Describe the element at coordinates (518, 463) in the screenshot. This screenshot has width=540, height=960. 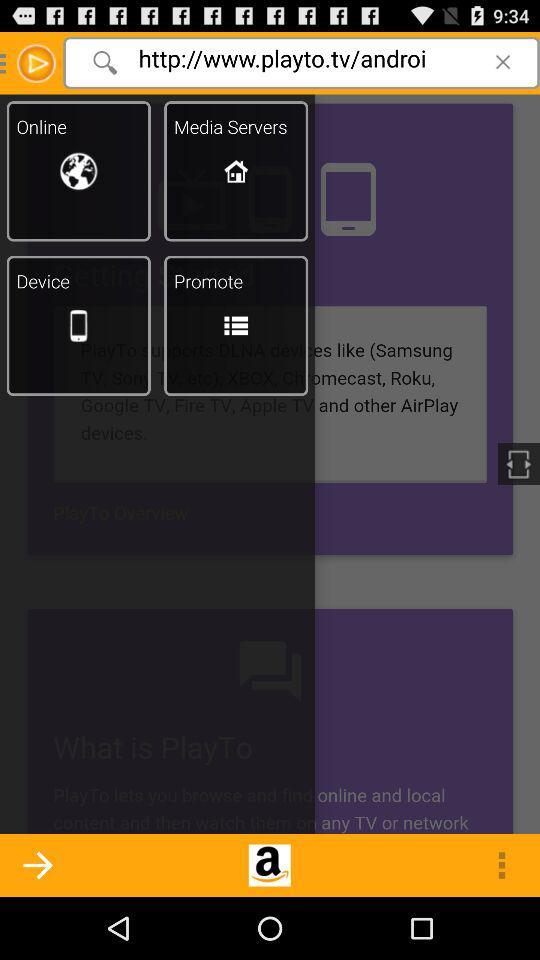
I see `the white colored icon present at the center right of the page` at that location.